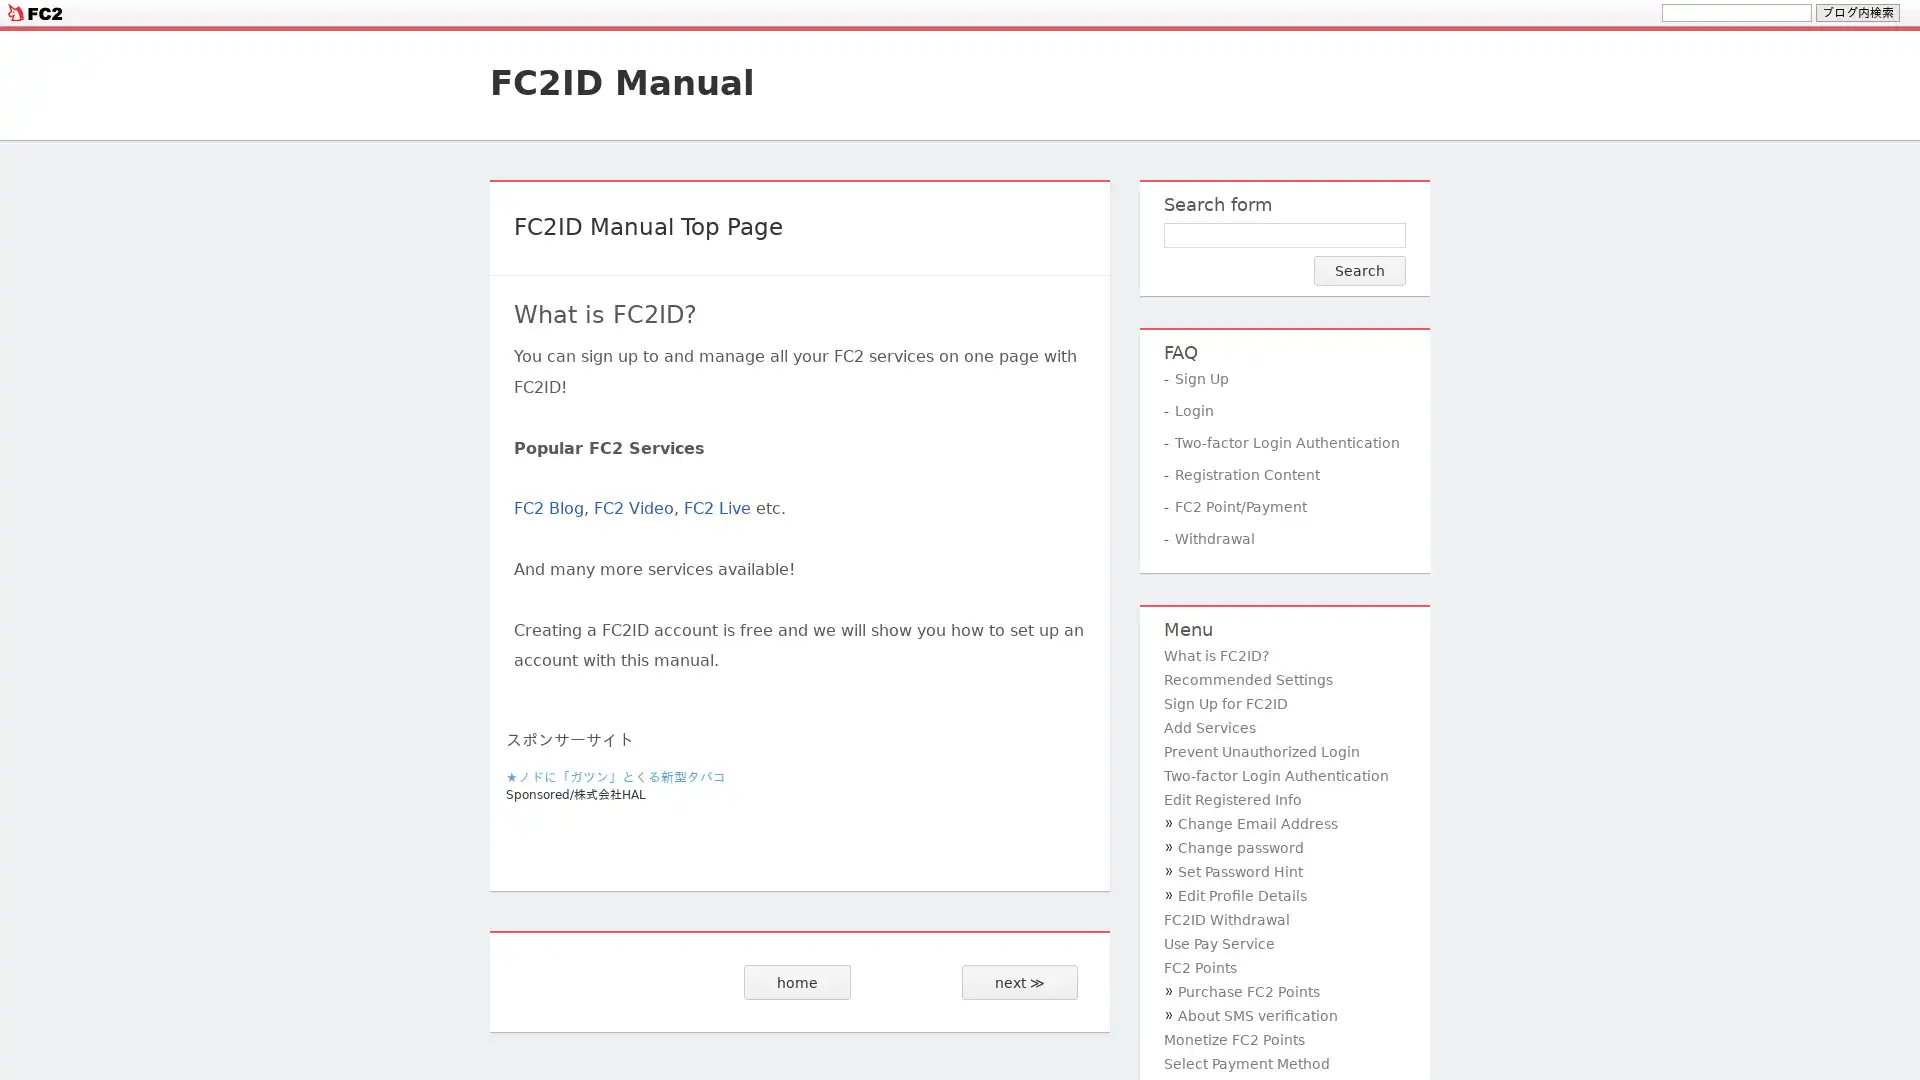 The image size is (1920, 1080). What do you see at coordinates (1359, 270) in the screenshot?
I see `Search` at bounding box center [1359, 270].